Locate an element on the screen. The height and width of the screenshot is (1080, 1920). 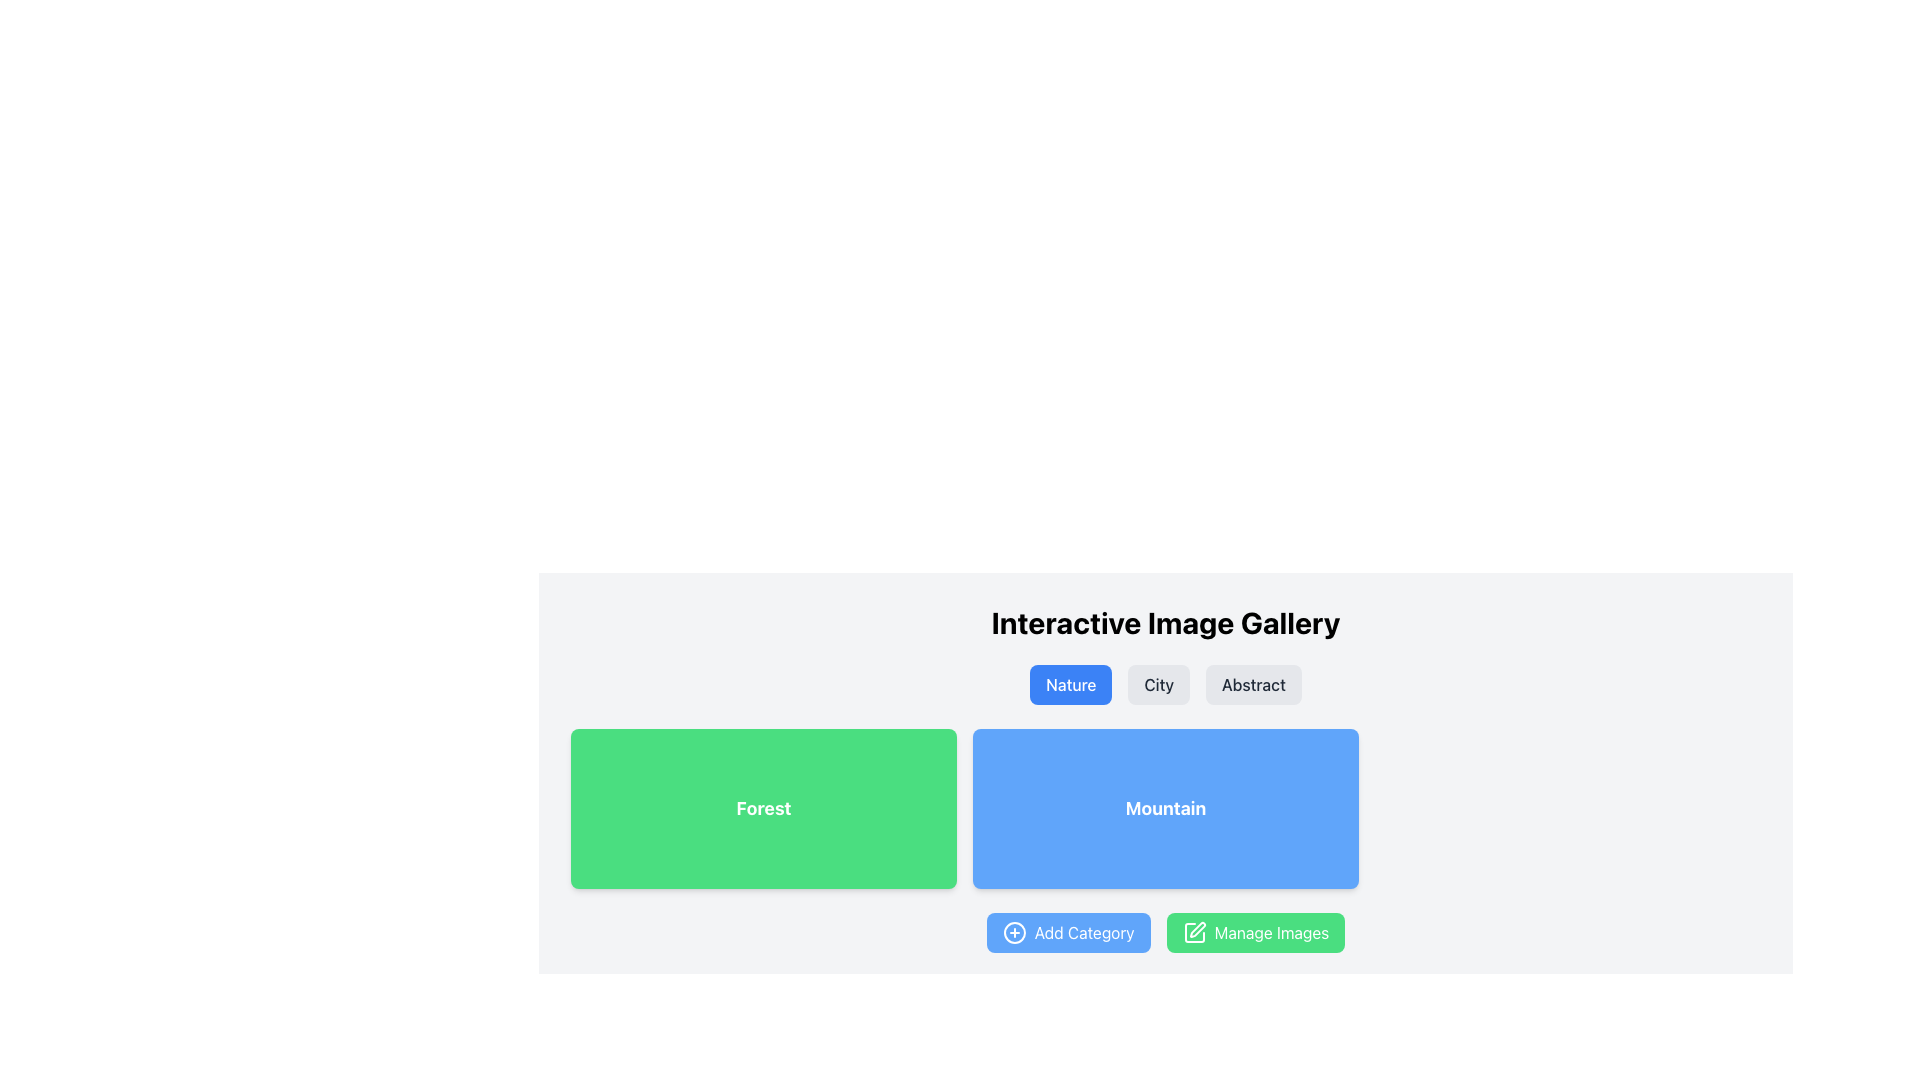
the icon within the 'Add Category' button located at the bottom row of the interface, to the left of the 'Manage Images' button is located at coordinates (1014, 933).